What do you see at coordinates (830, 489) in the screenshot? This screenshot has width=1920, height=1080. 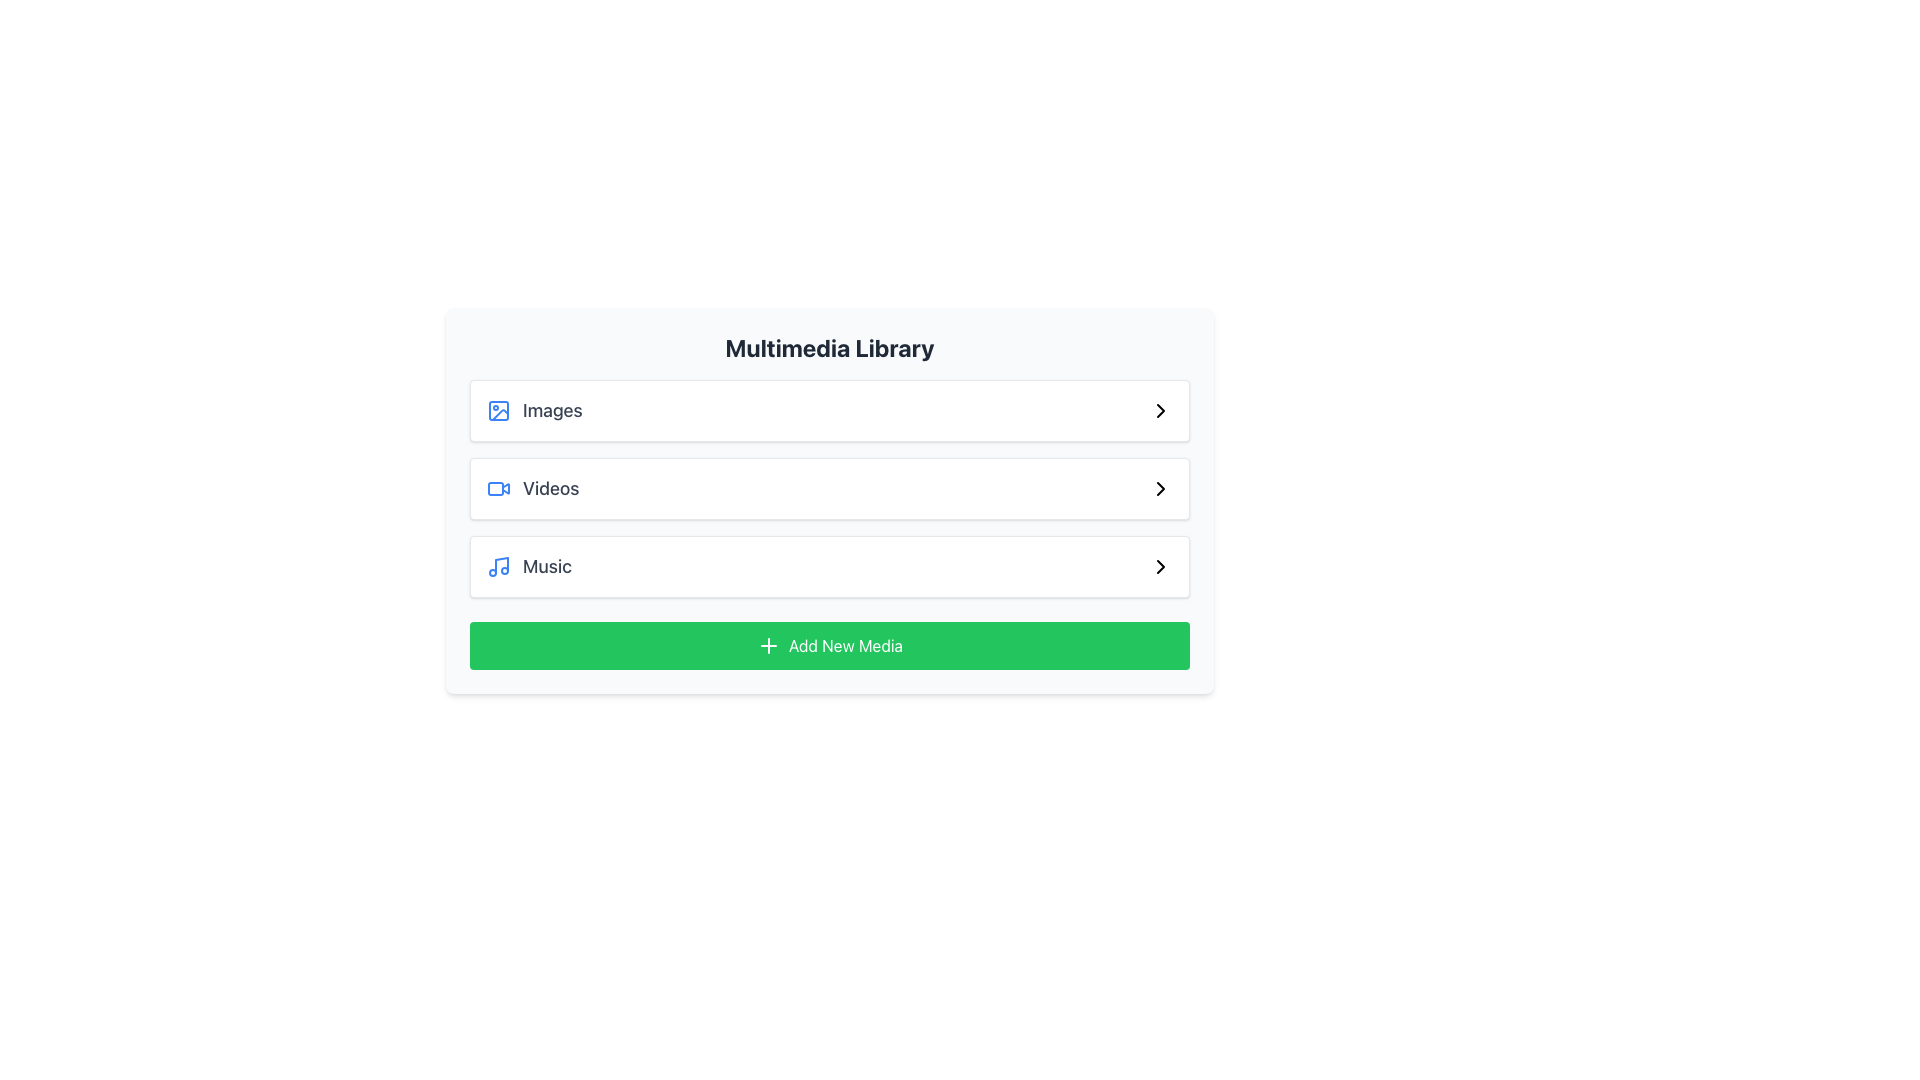 I see `the second entry` at bounding box center [830, 489].